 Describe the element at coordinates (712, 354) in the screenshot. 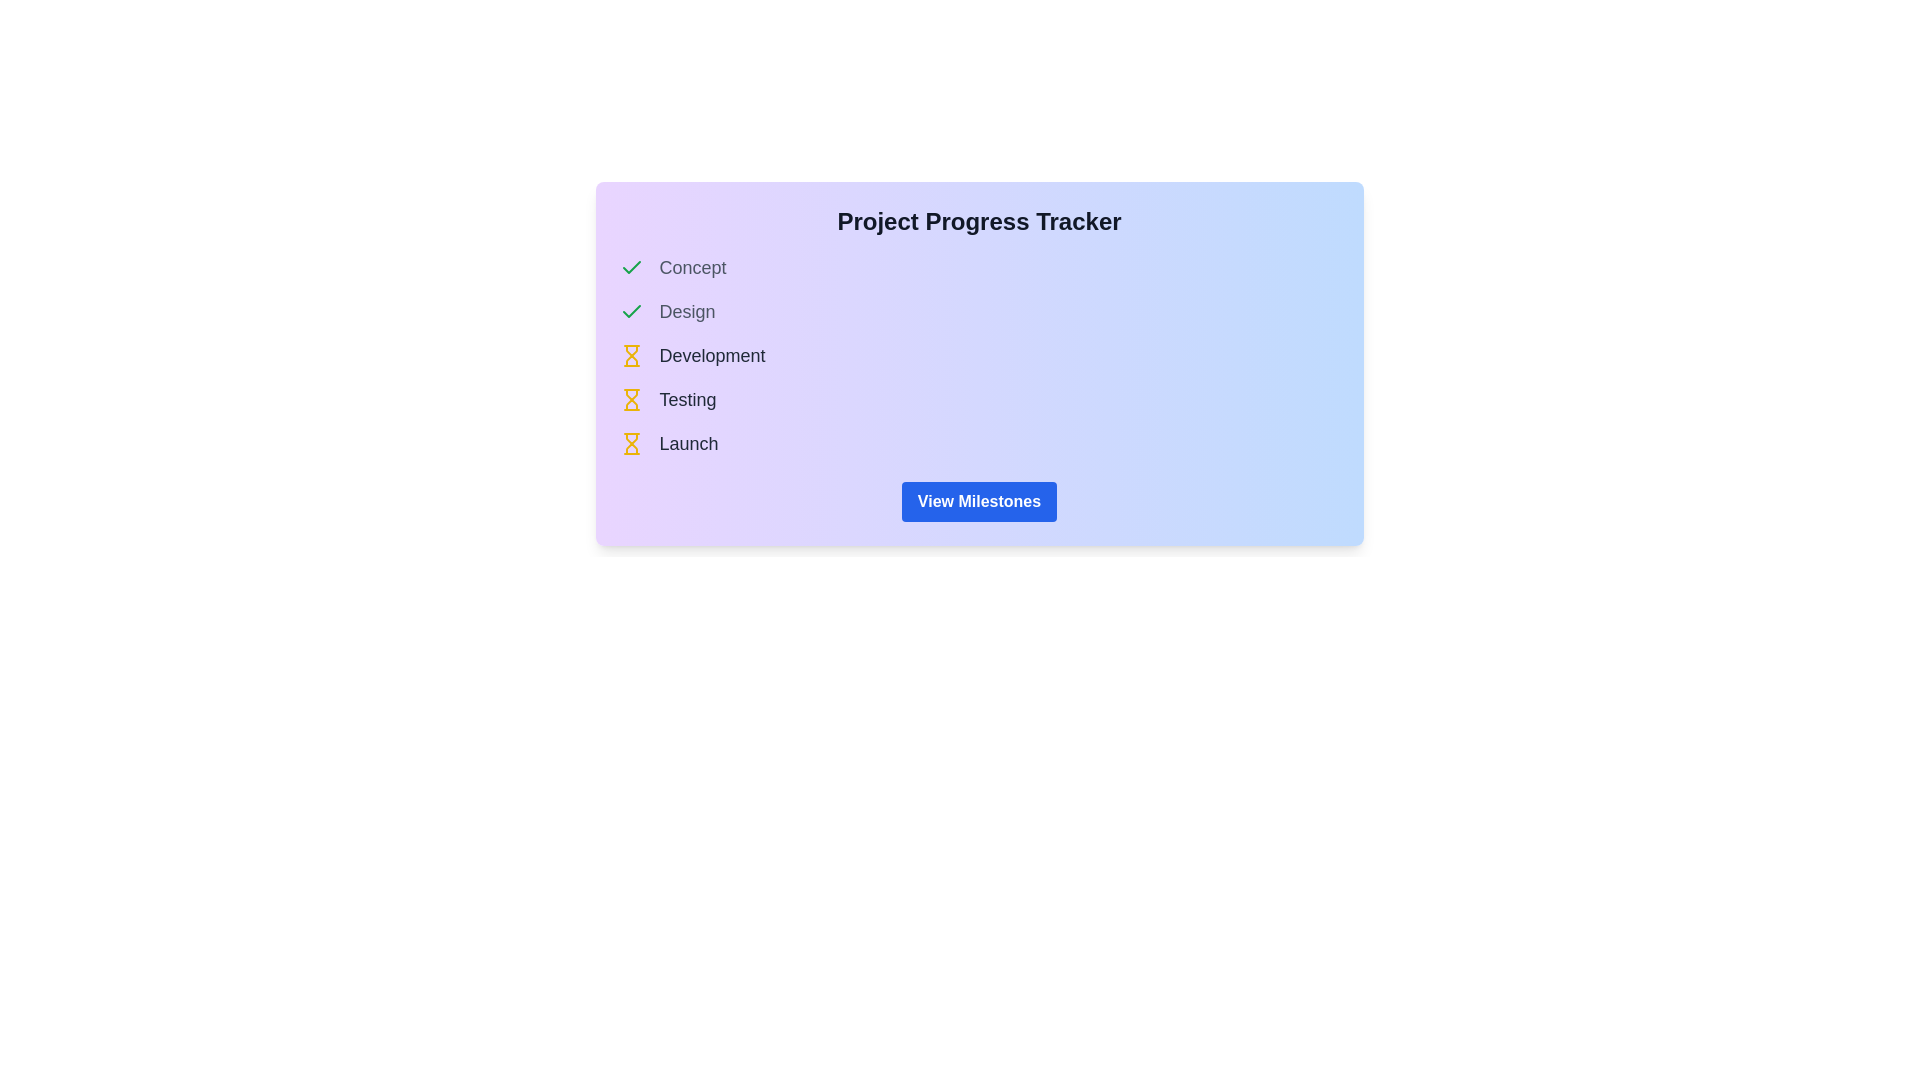

I see `the static text element reading 'Development' in the Project Progress Tracker section, which is the third entry in a vertical list of milestones` at that location.